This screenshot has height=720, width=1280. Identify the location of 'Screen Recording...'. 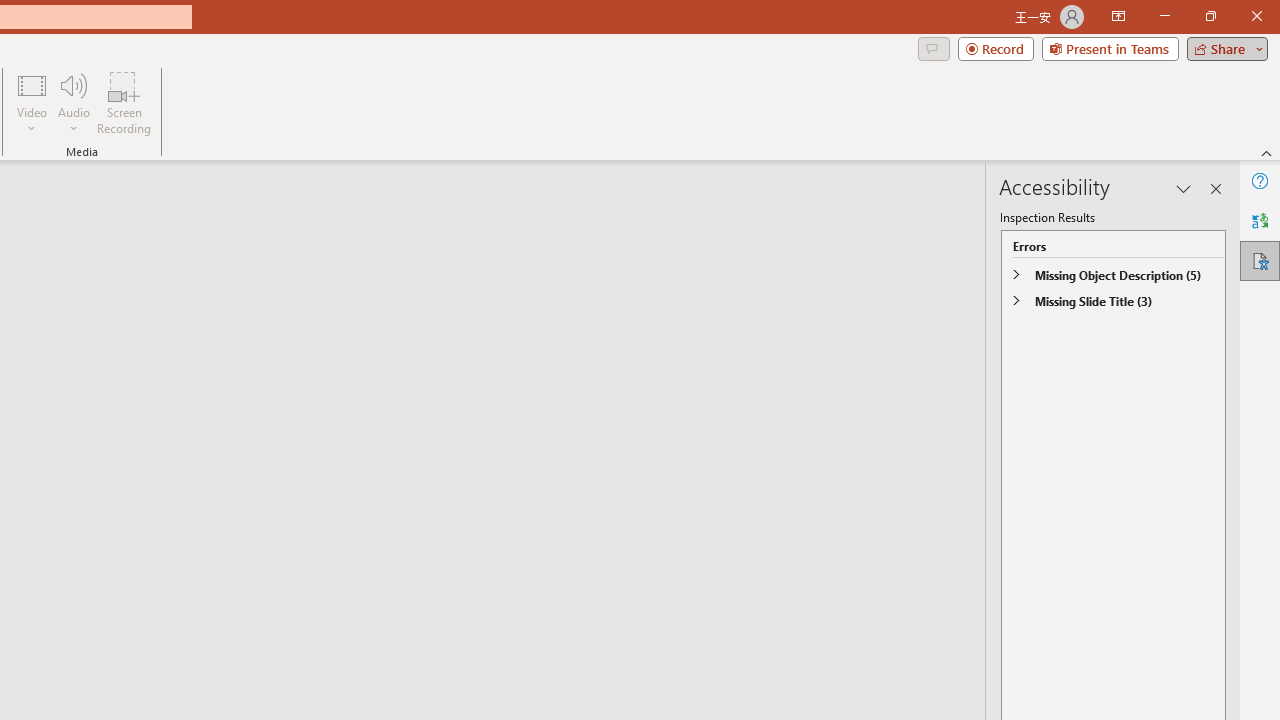
(123, 103).